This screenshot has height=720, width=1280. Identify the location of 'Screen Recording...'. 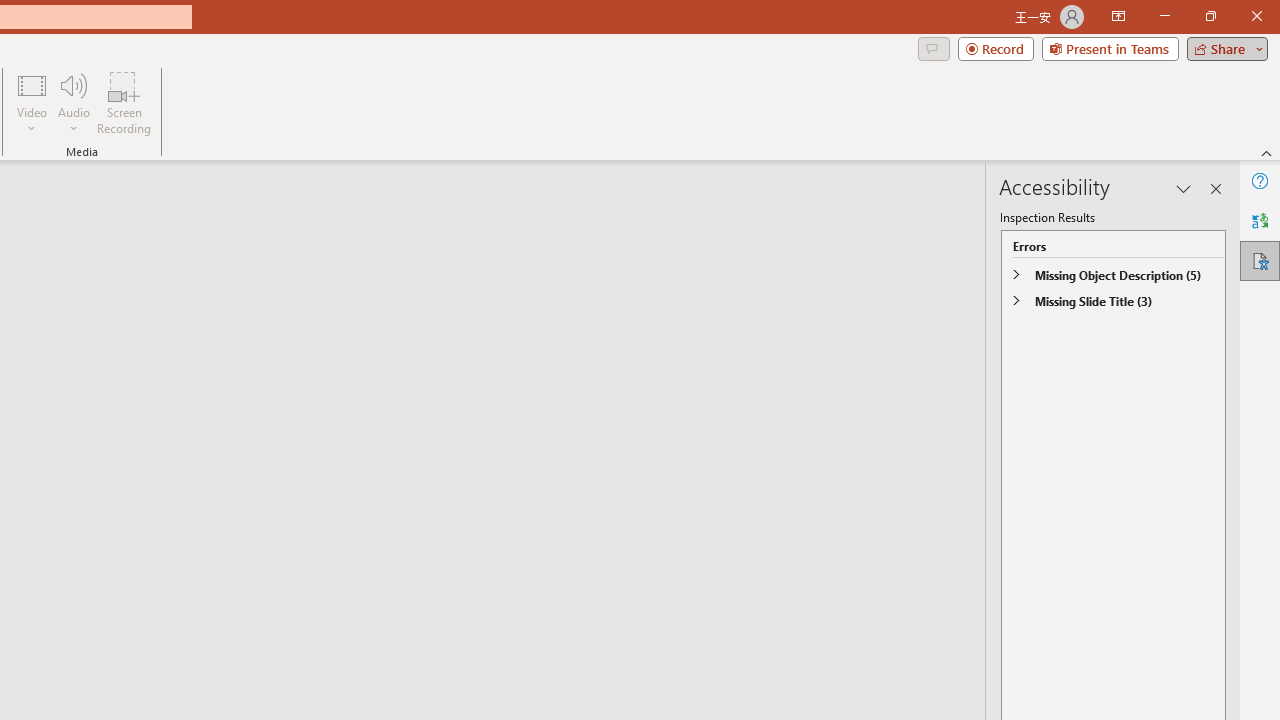
(123, 103).